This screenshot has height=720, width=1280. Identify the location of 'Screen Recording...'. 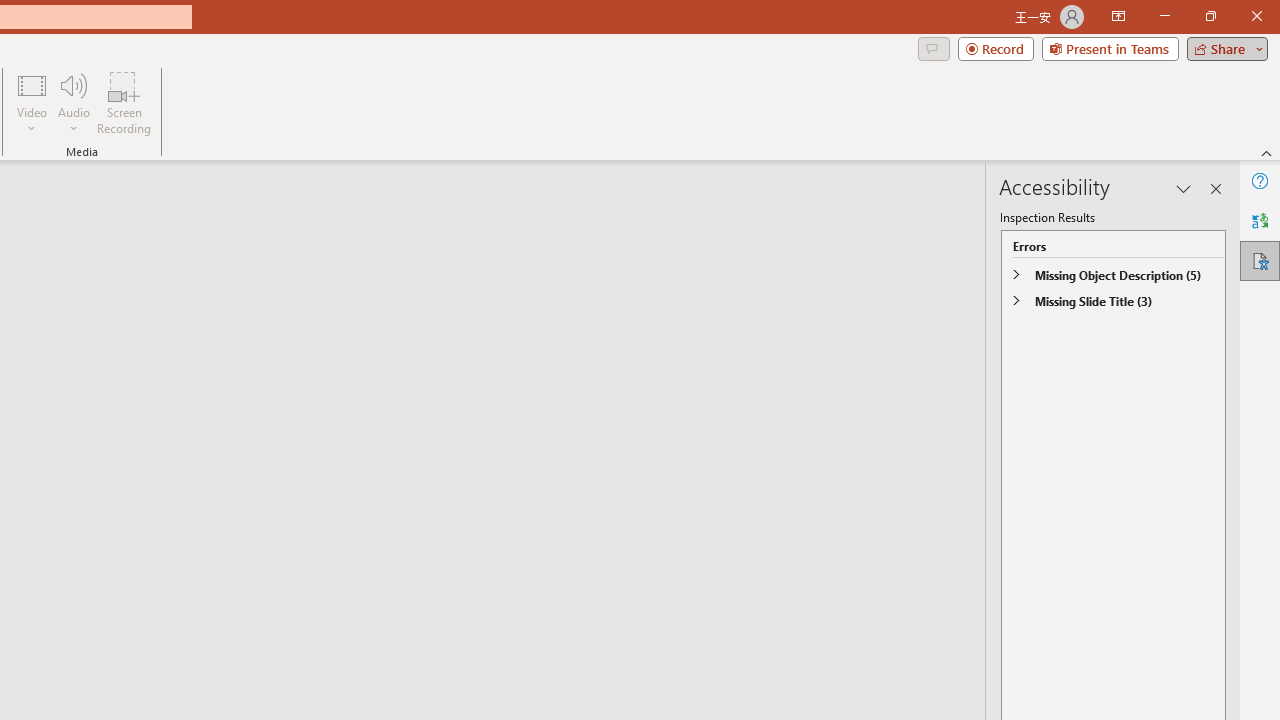
(123, 103).